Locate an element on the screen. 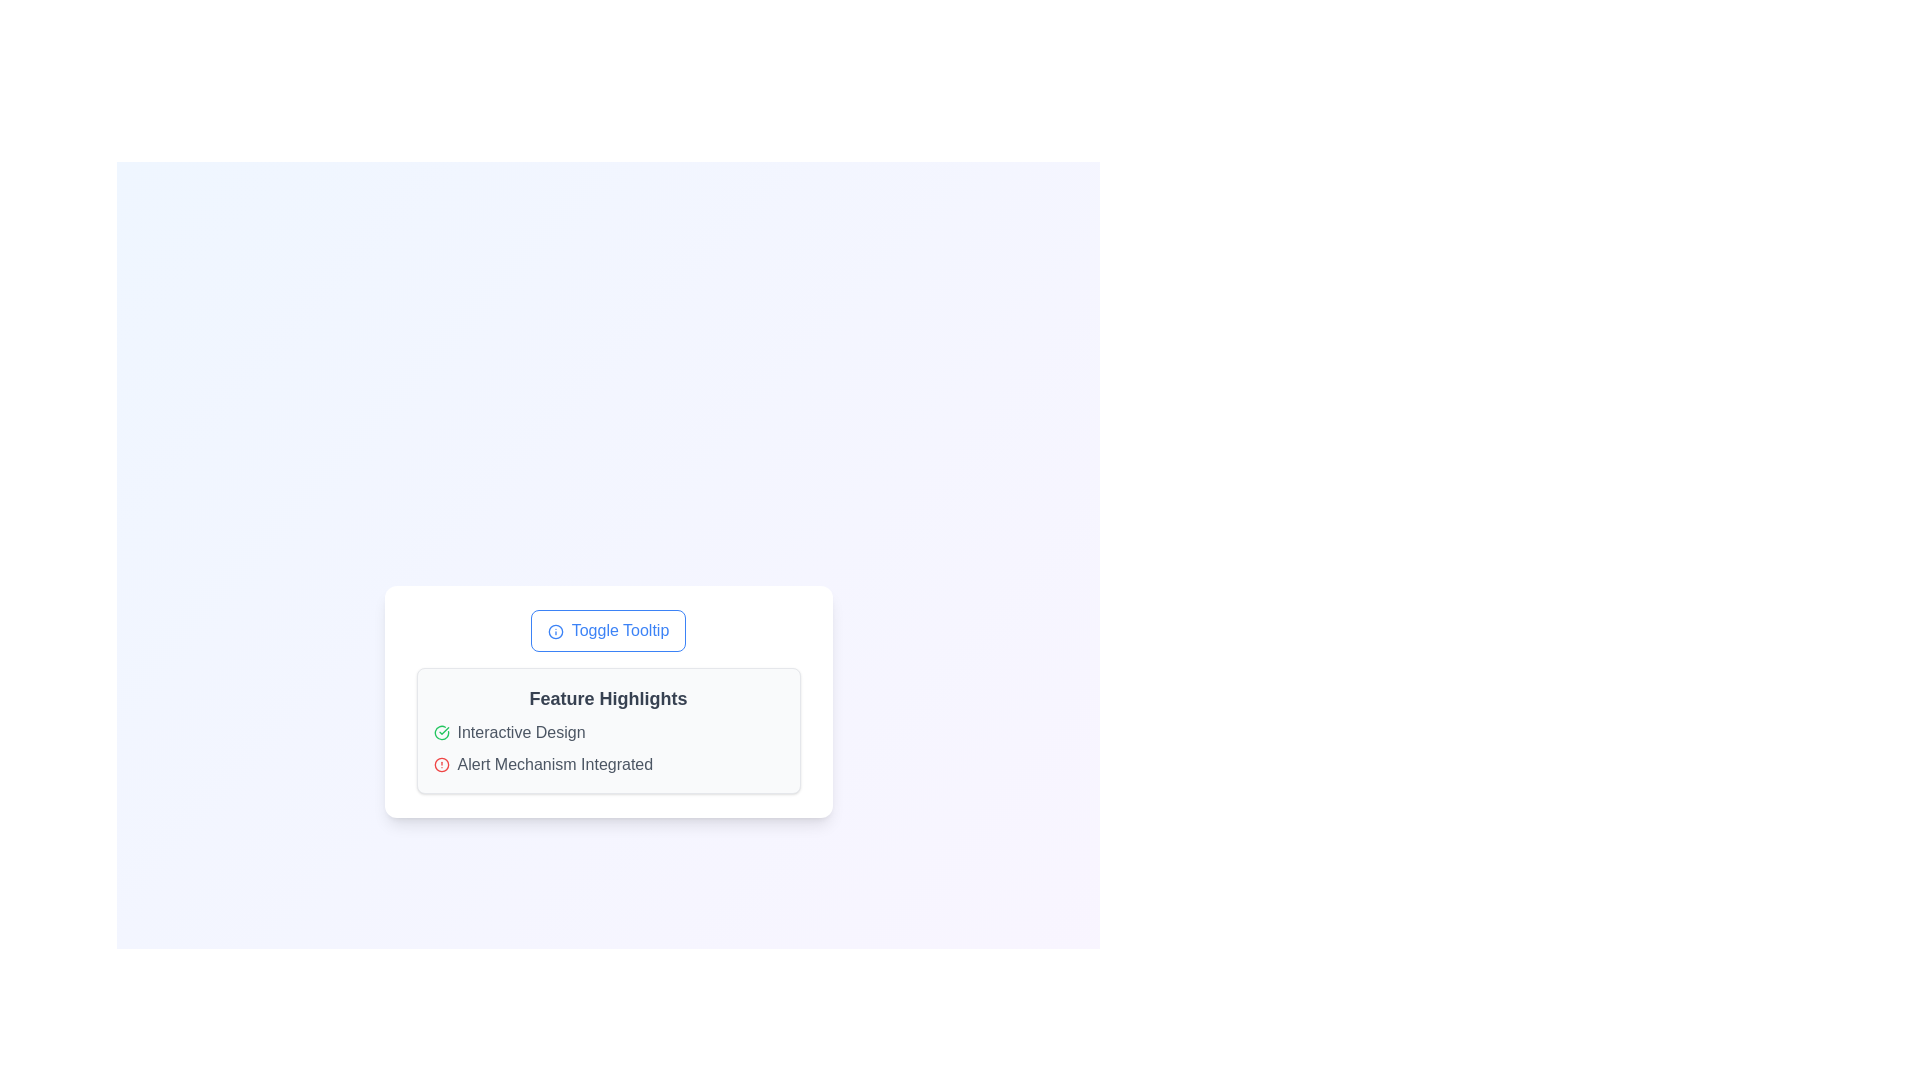 The image size is (1920, 1080). the circular information icon with a blue border is located at coordinates (555, 631).